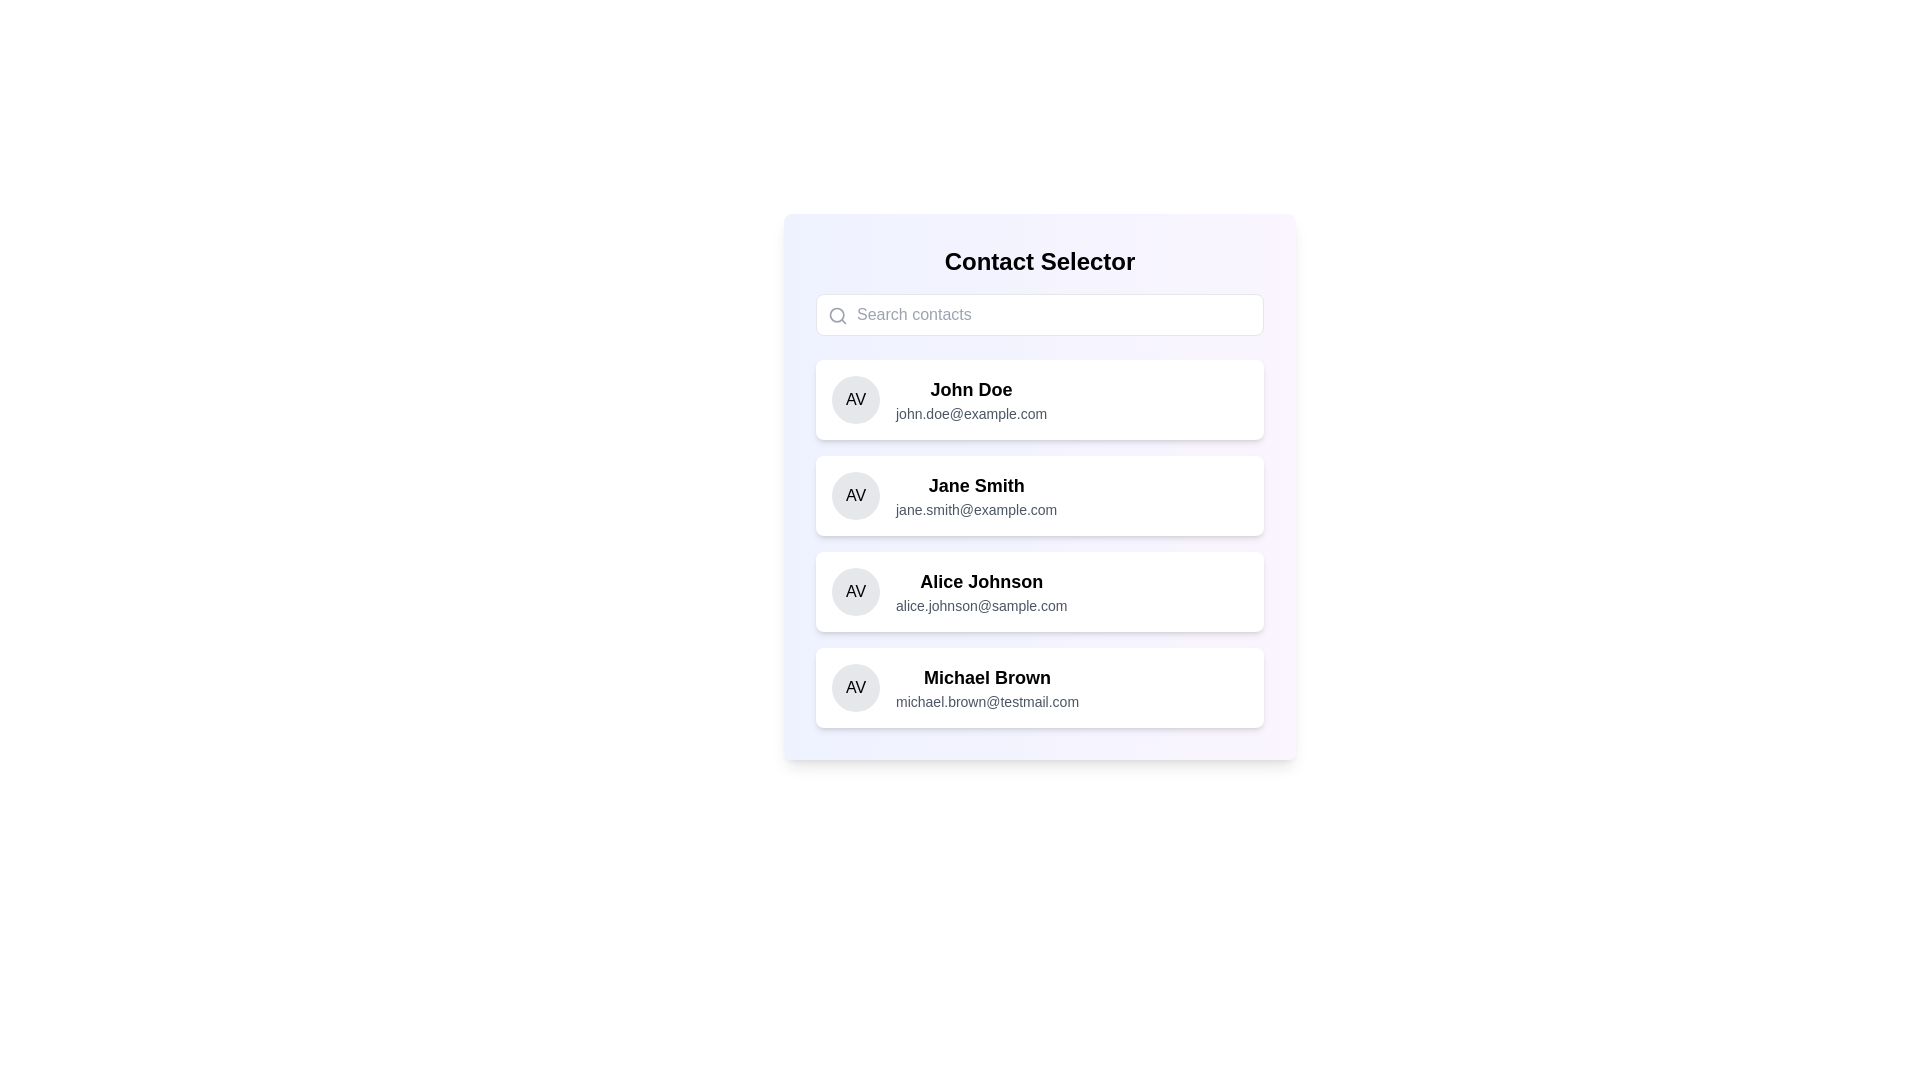  Describe the element at coordinates (971, 400) in the screenshot. I see `the Text block containing the name 'John Doe' and email 'john.doe@example.com', which is positioned to the right of the gray circle labeled 'AV'` at that location.